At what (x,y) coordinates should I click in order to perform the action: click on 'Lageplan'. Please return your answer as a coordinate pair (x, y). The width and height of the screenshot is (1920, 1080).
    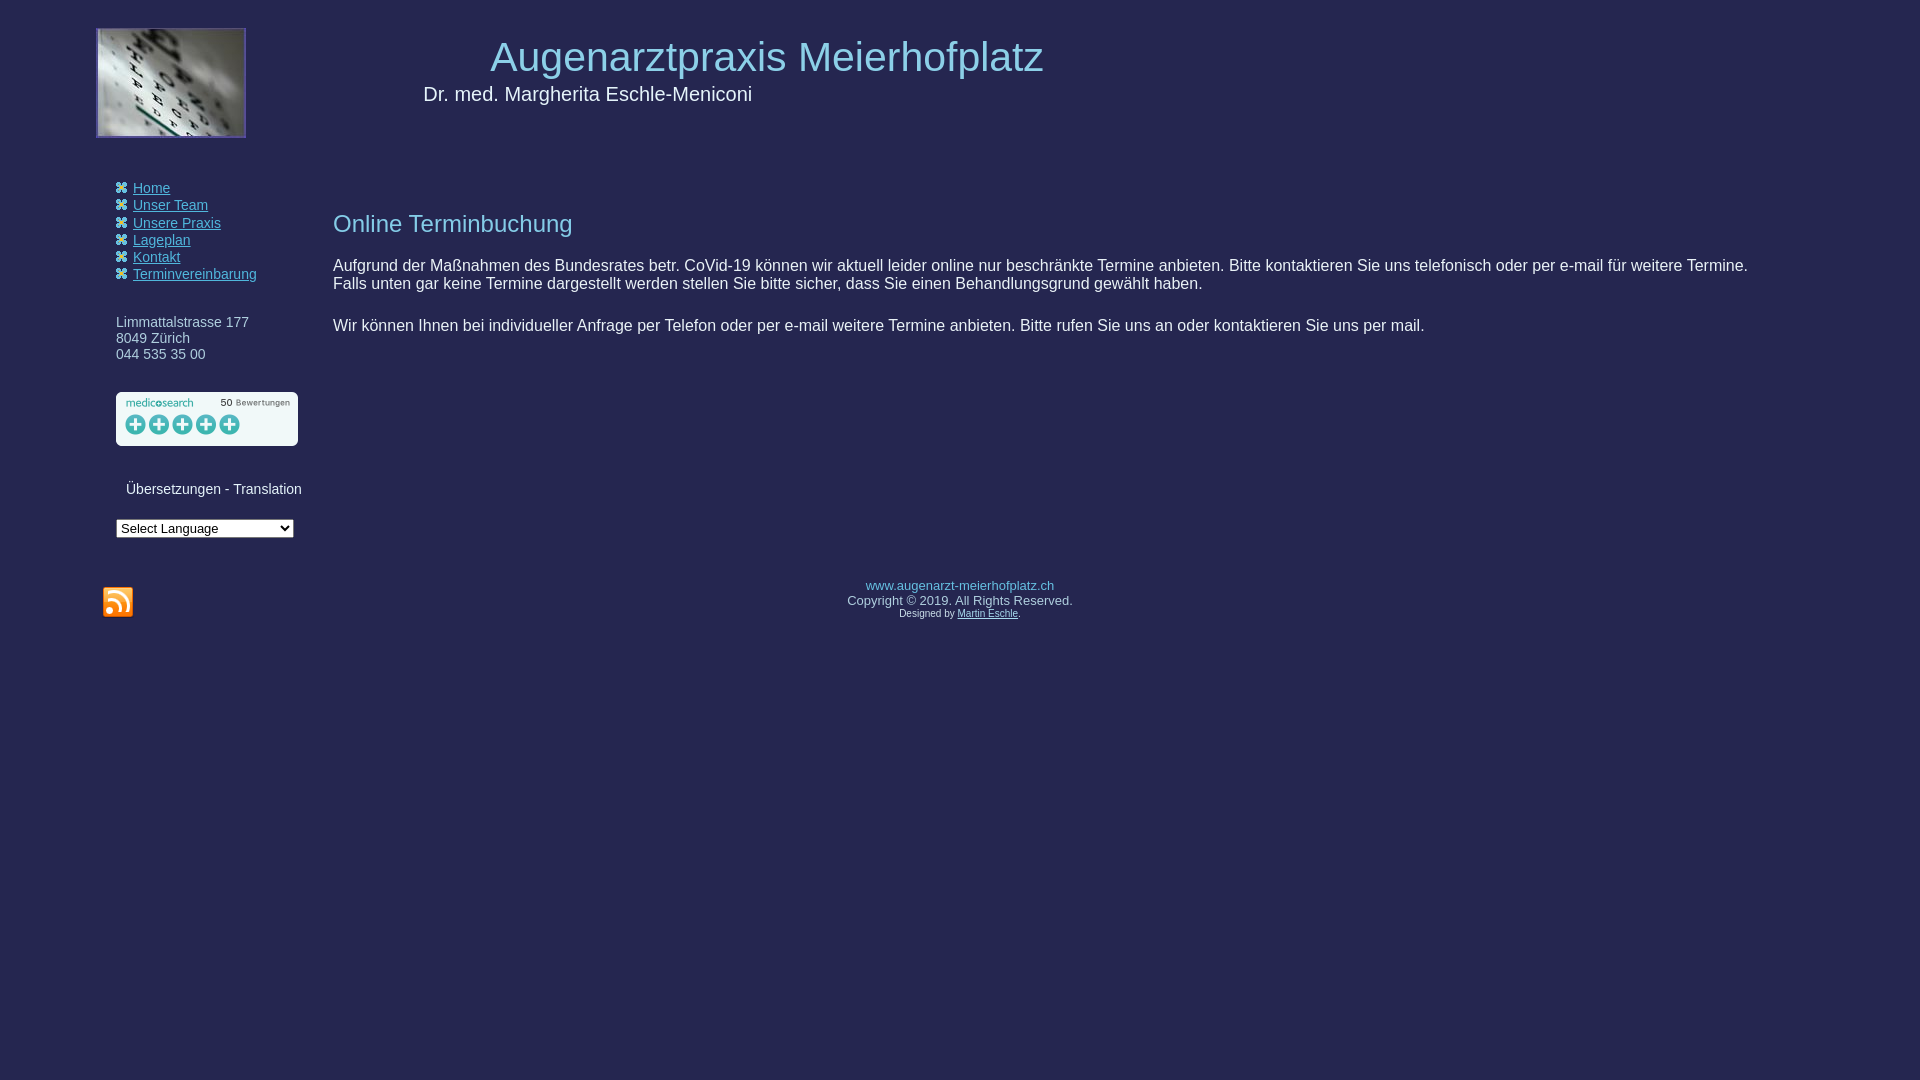
    Looking at the image, I should click on (162, 238).